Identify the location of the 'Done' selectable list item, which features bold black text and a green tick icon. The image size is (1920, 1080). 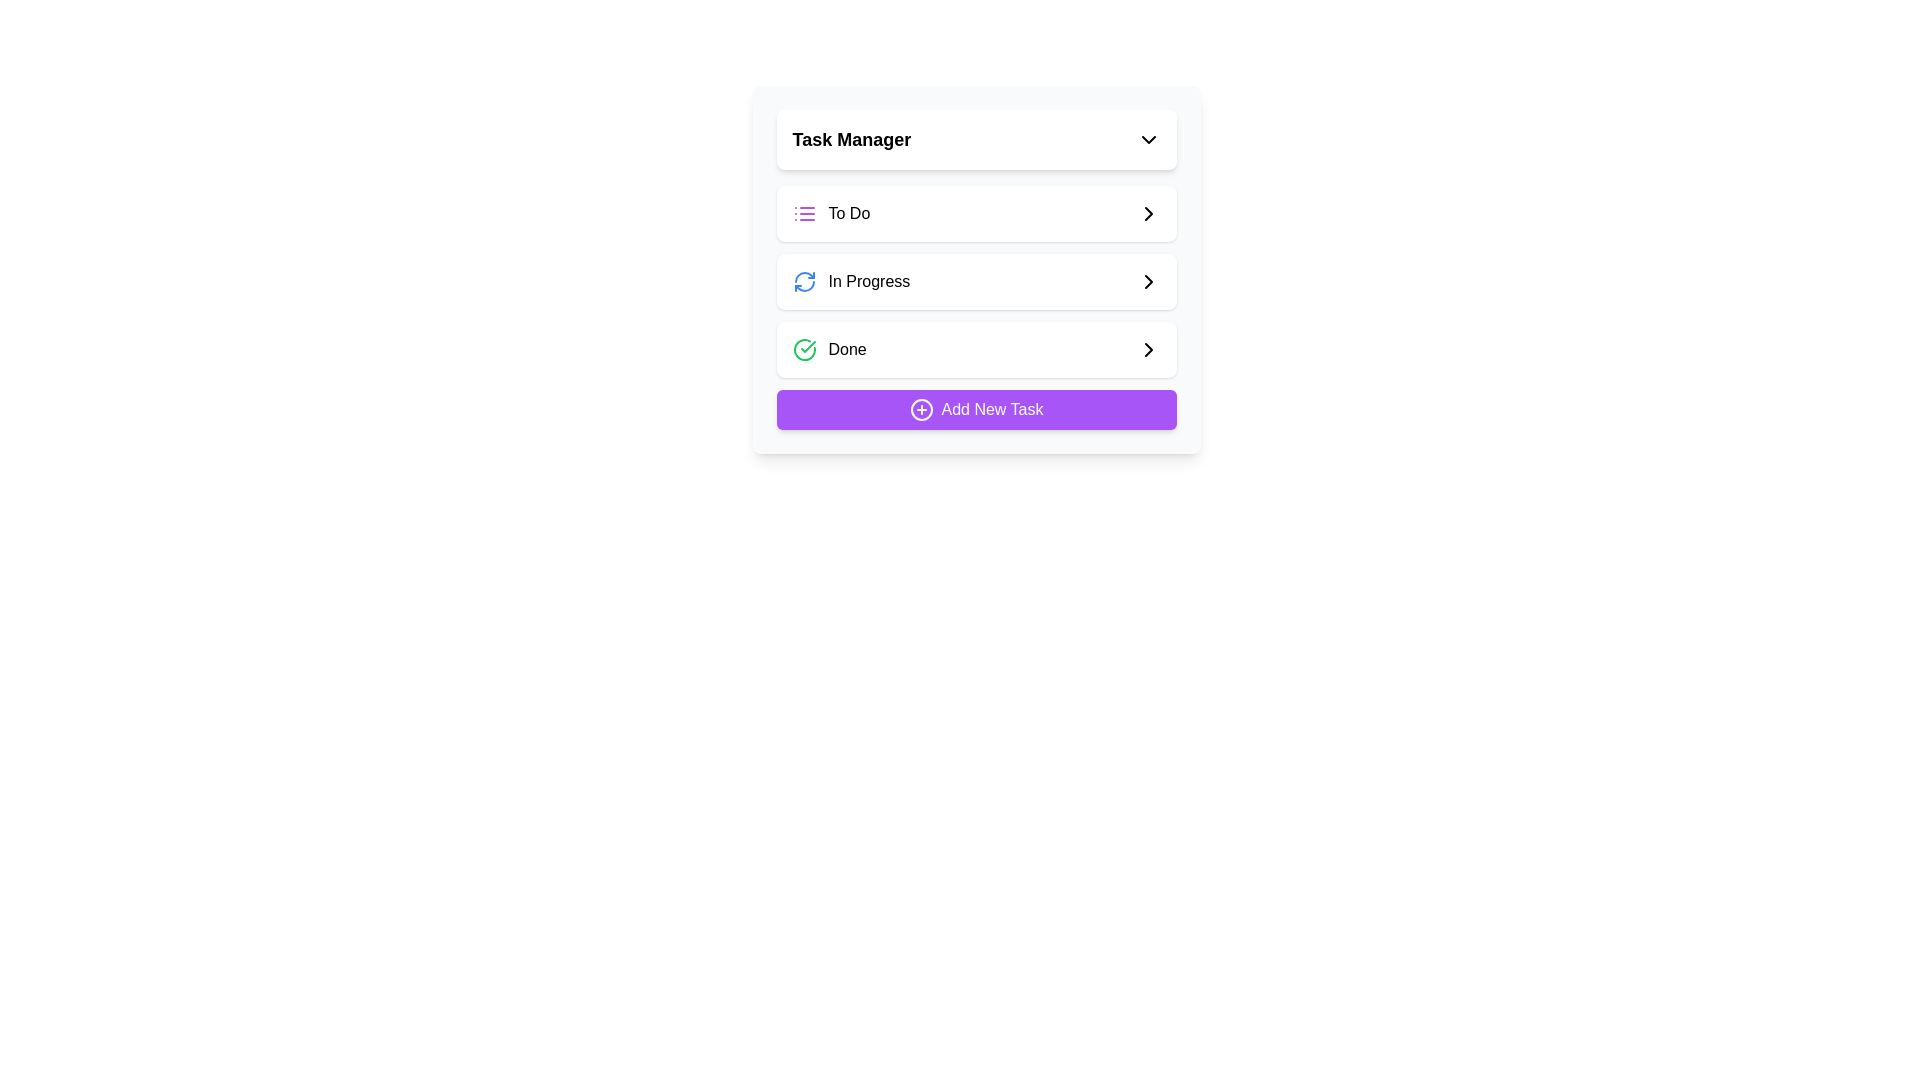
(829, 349).